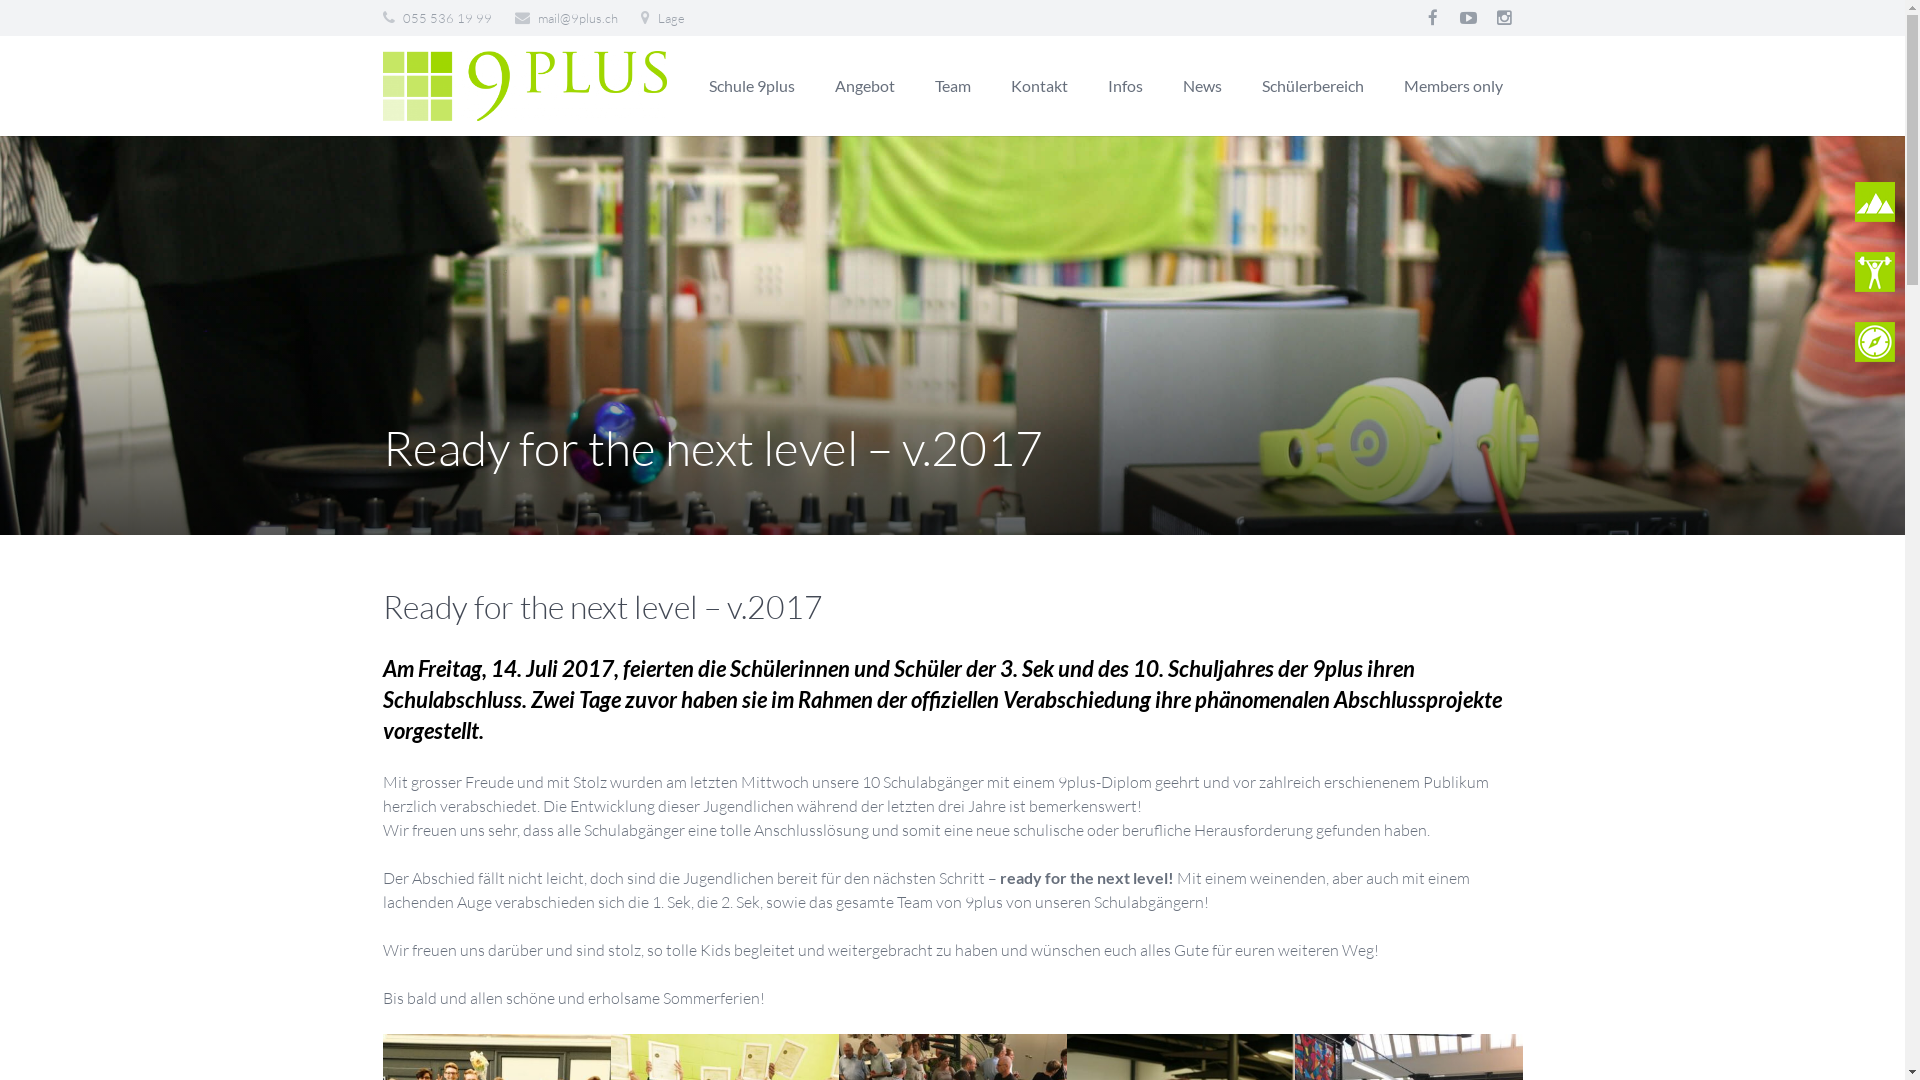 The height and width of the screenshot is (1080, 1920). Describe the element at coordinates (1038, 84) in the screenshot. I see `'Kontakt'` at that location.